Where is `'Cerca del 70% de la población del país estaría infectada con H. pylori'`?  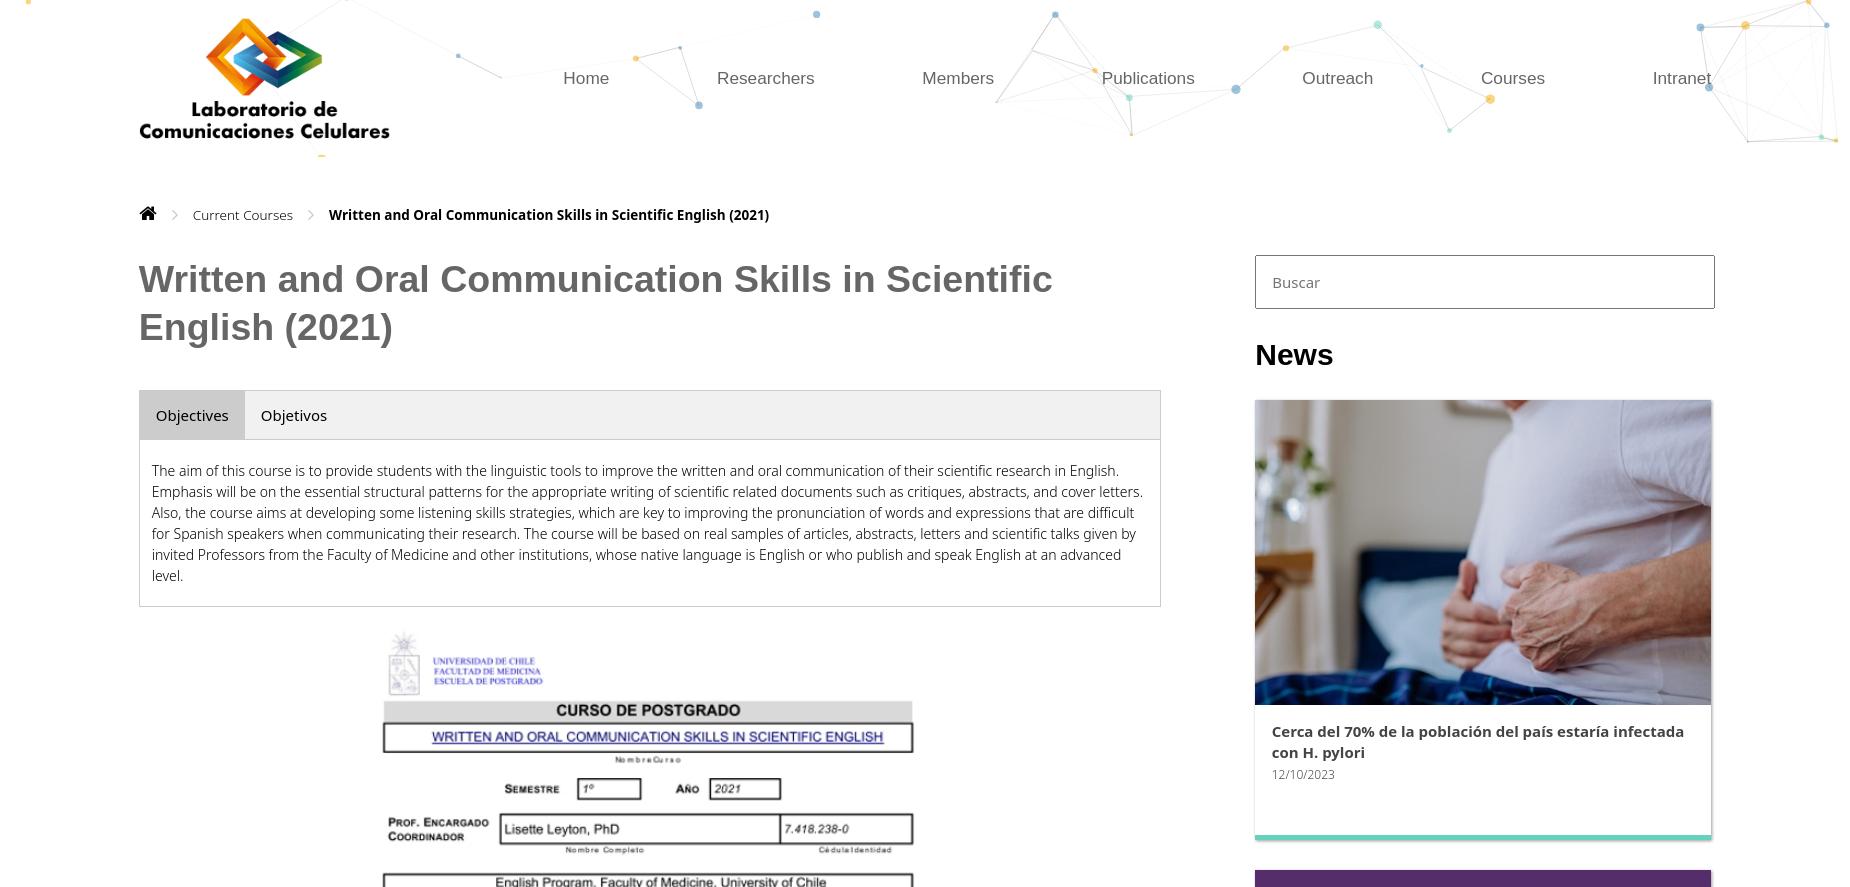
'Cerca del 70% de la población del país estaría infectada con H. pylori' is located at coordinates (1477, 740).